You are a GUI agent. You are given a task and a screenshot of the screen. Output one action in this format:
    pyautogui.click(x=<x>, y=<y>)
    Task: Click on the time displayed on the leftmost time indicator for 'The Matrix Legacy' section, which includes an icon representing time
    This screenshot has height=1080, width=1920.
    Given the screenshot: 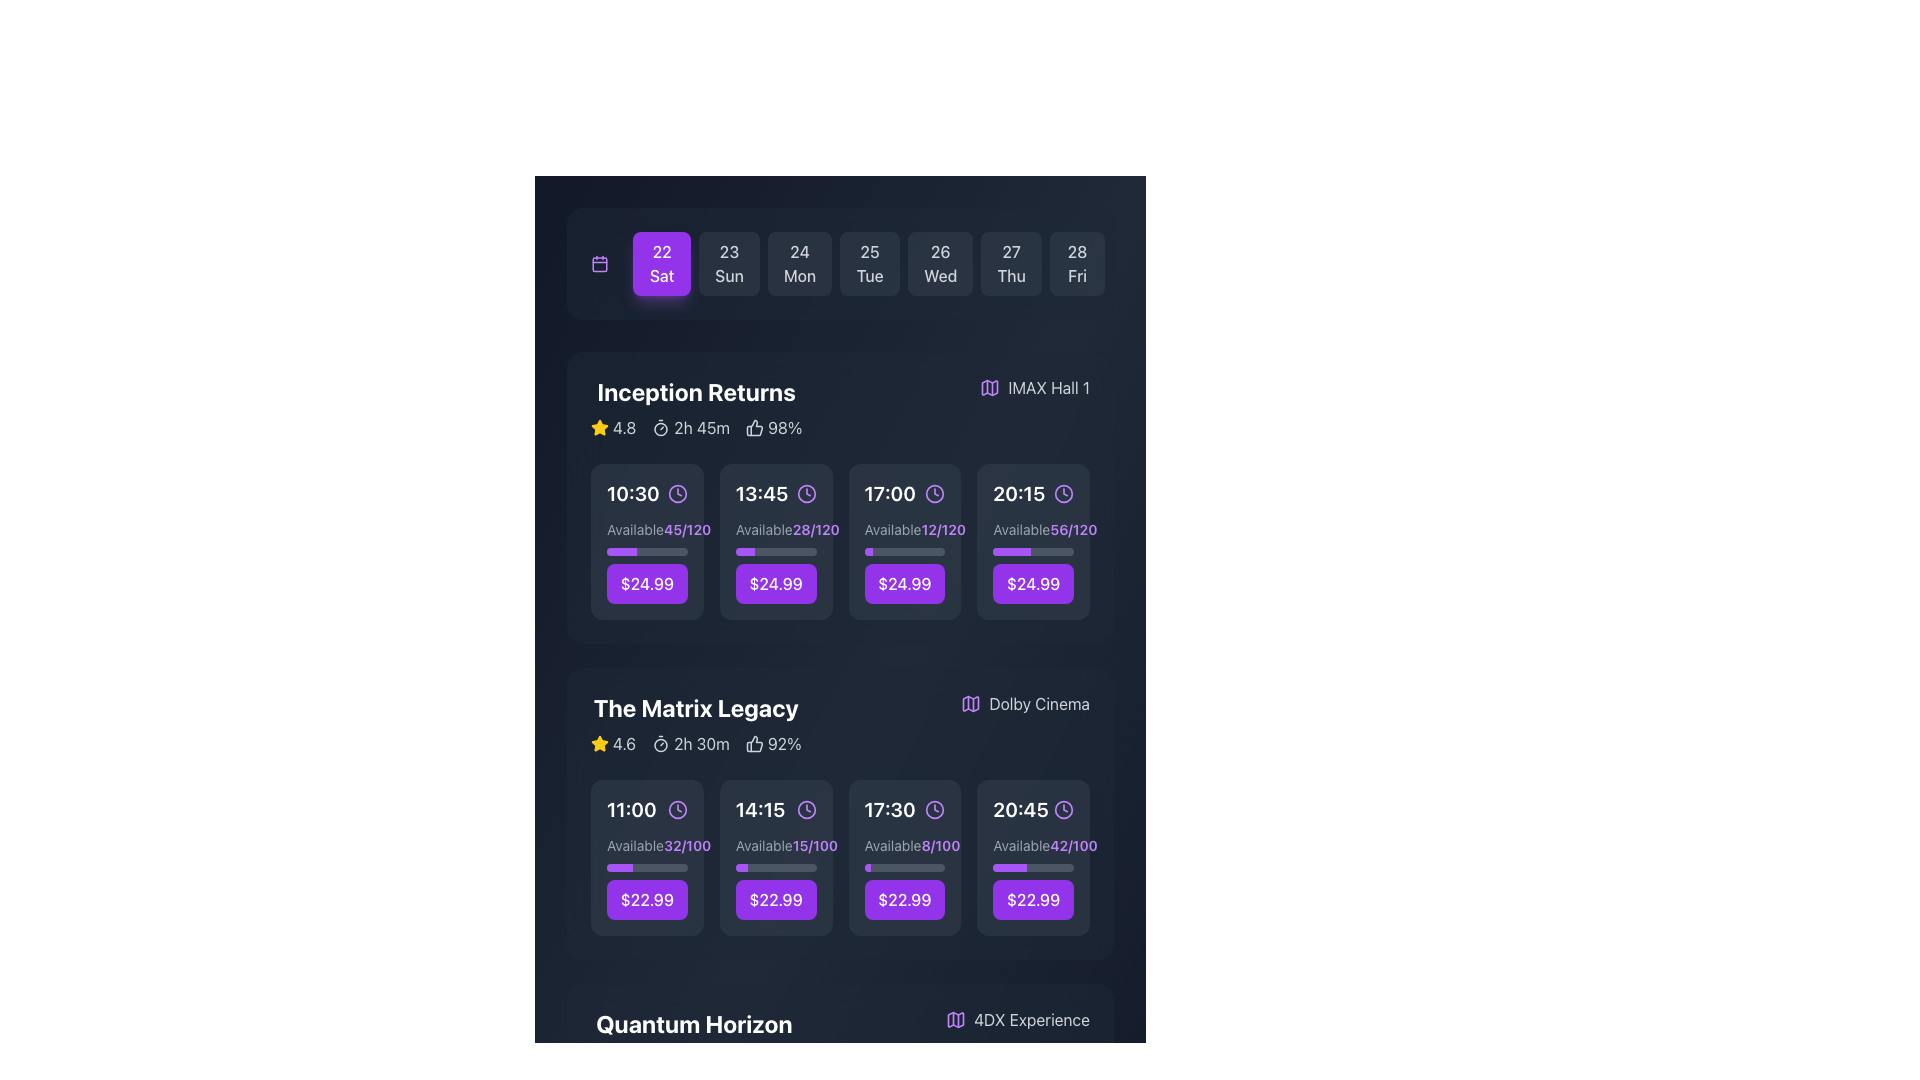 What is the action you would take?
    pyautogui.click(x=647, y=810)
    